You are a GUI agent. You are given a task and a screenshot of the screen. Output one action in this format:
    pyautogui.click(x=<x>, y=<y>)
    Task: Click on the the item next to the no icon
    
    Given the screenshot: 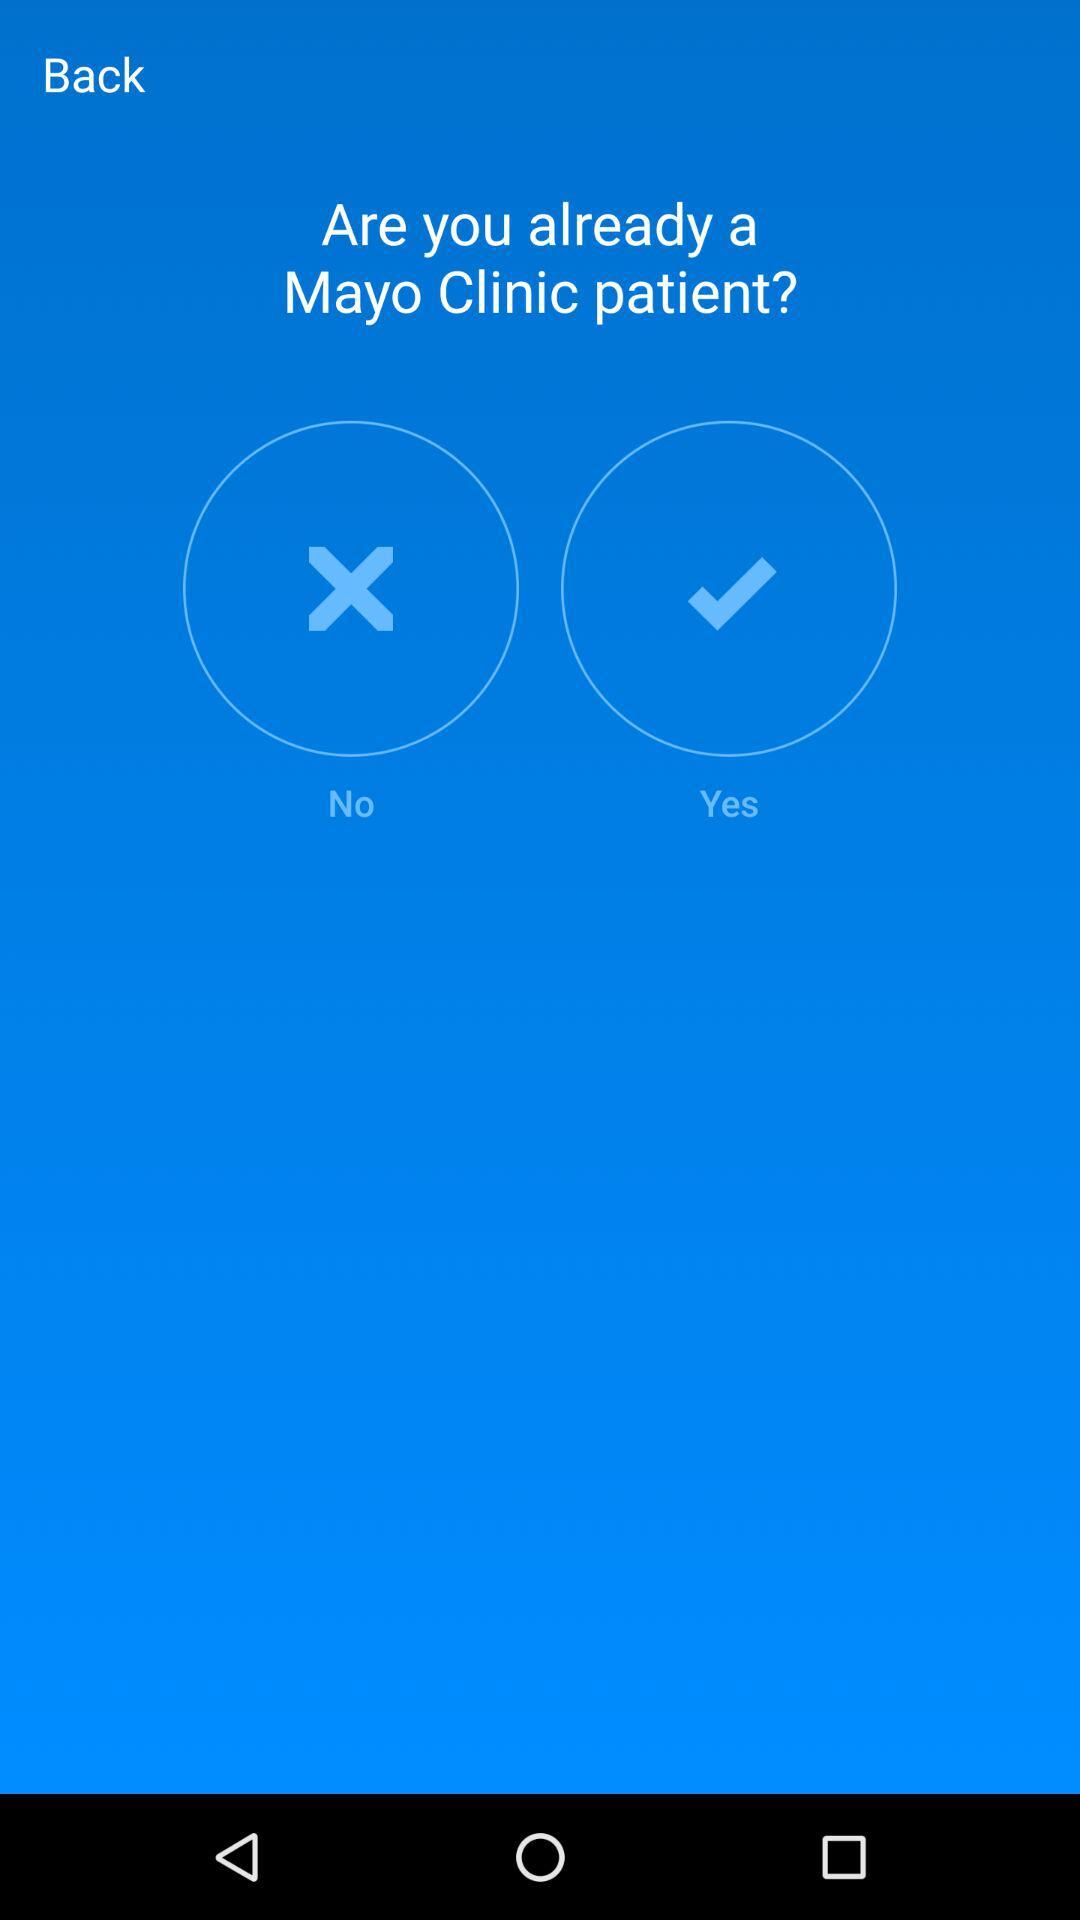 What is the action you would take?
    pyautogui.click(x=729, y=623)
    